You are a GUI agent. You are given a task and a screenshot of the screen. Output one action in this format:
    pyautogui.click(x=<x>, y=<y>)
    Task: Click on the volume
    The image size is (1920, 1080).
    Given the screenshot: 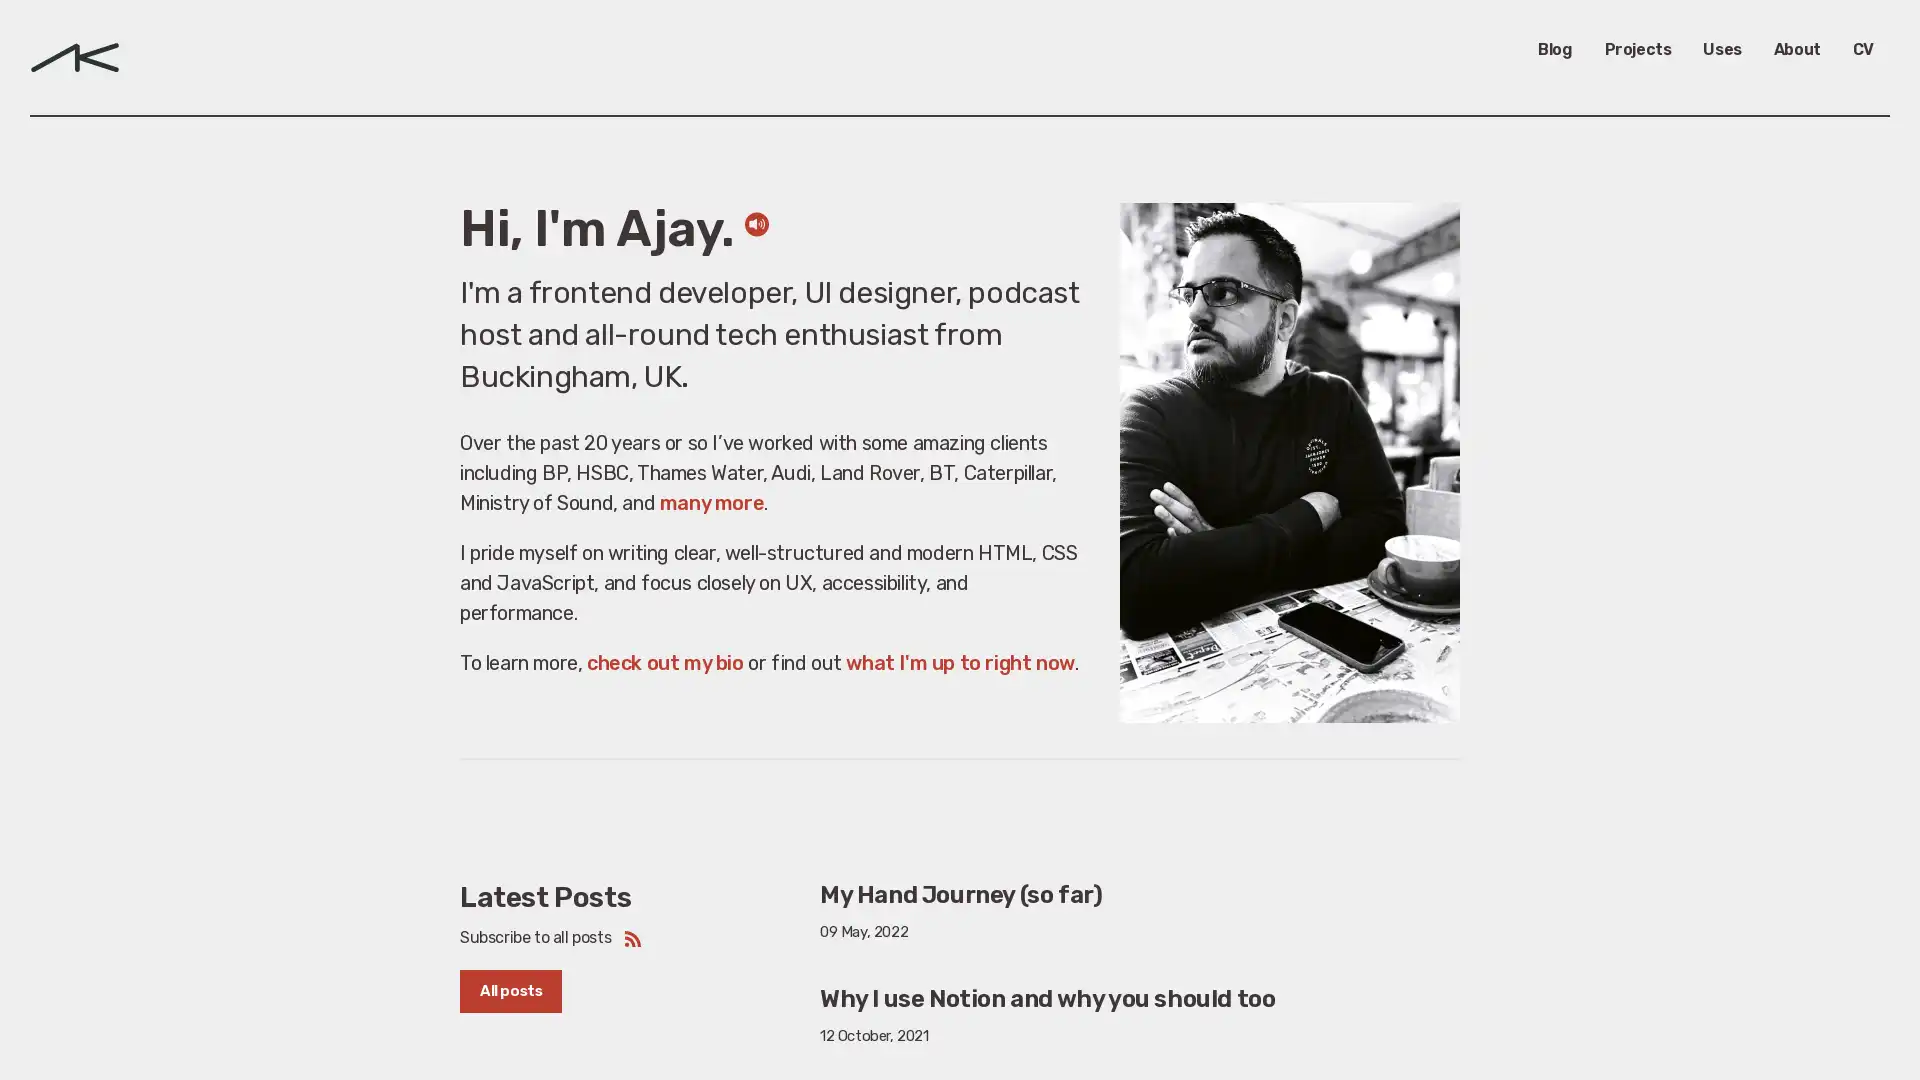 What is the action you would take?
    pyautogui.click(x=755, y=253)
    